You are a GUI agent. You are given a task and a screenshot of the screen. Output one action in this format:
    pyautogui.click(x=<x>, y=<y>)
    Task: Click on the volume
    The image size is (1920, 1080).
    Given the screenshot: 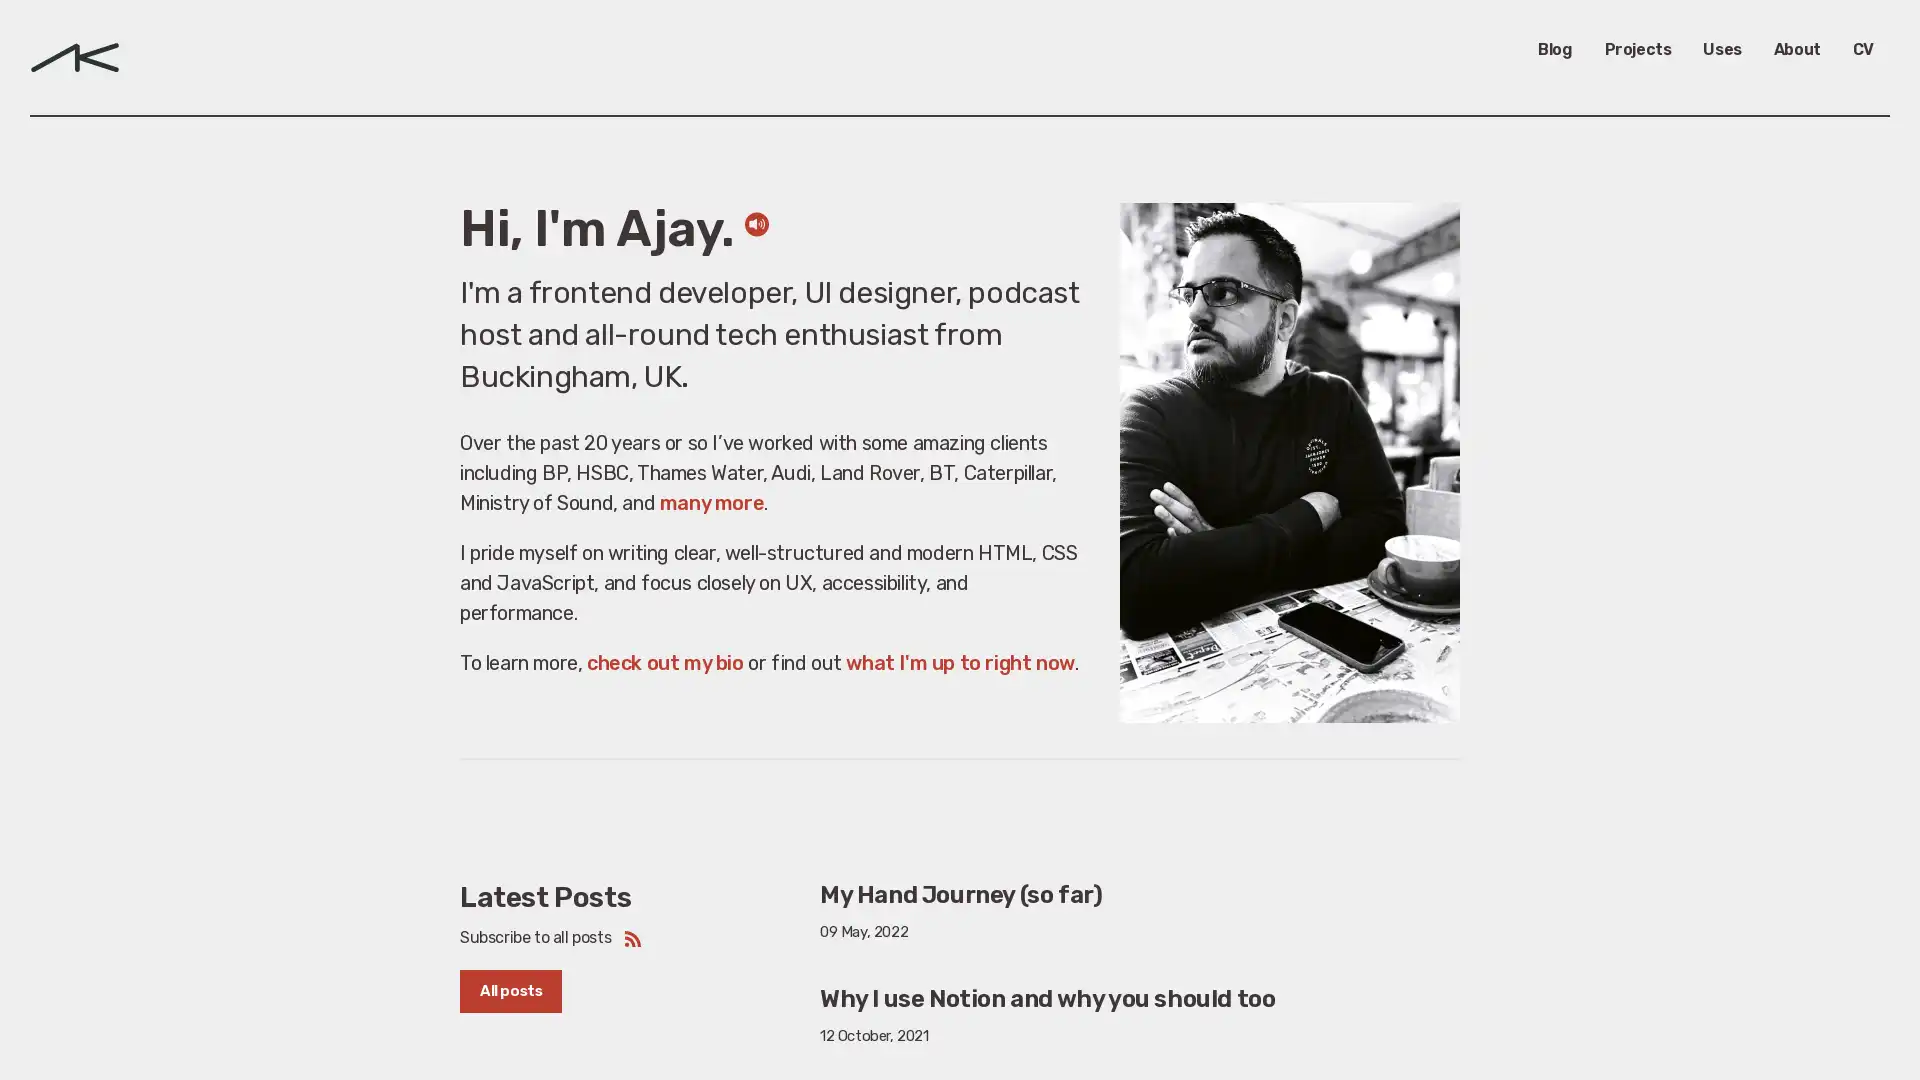 What is the action you would take?
    pyautogui.click(x=755, y=253)
    